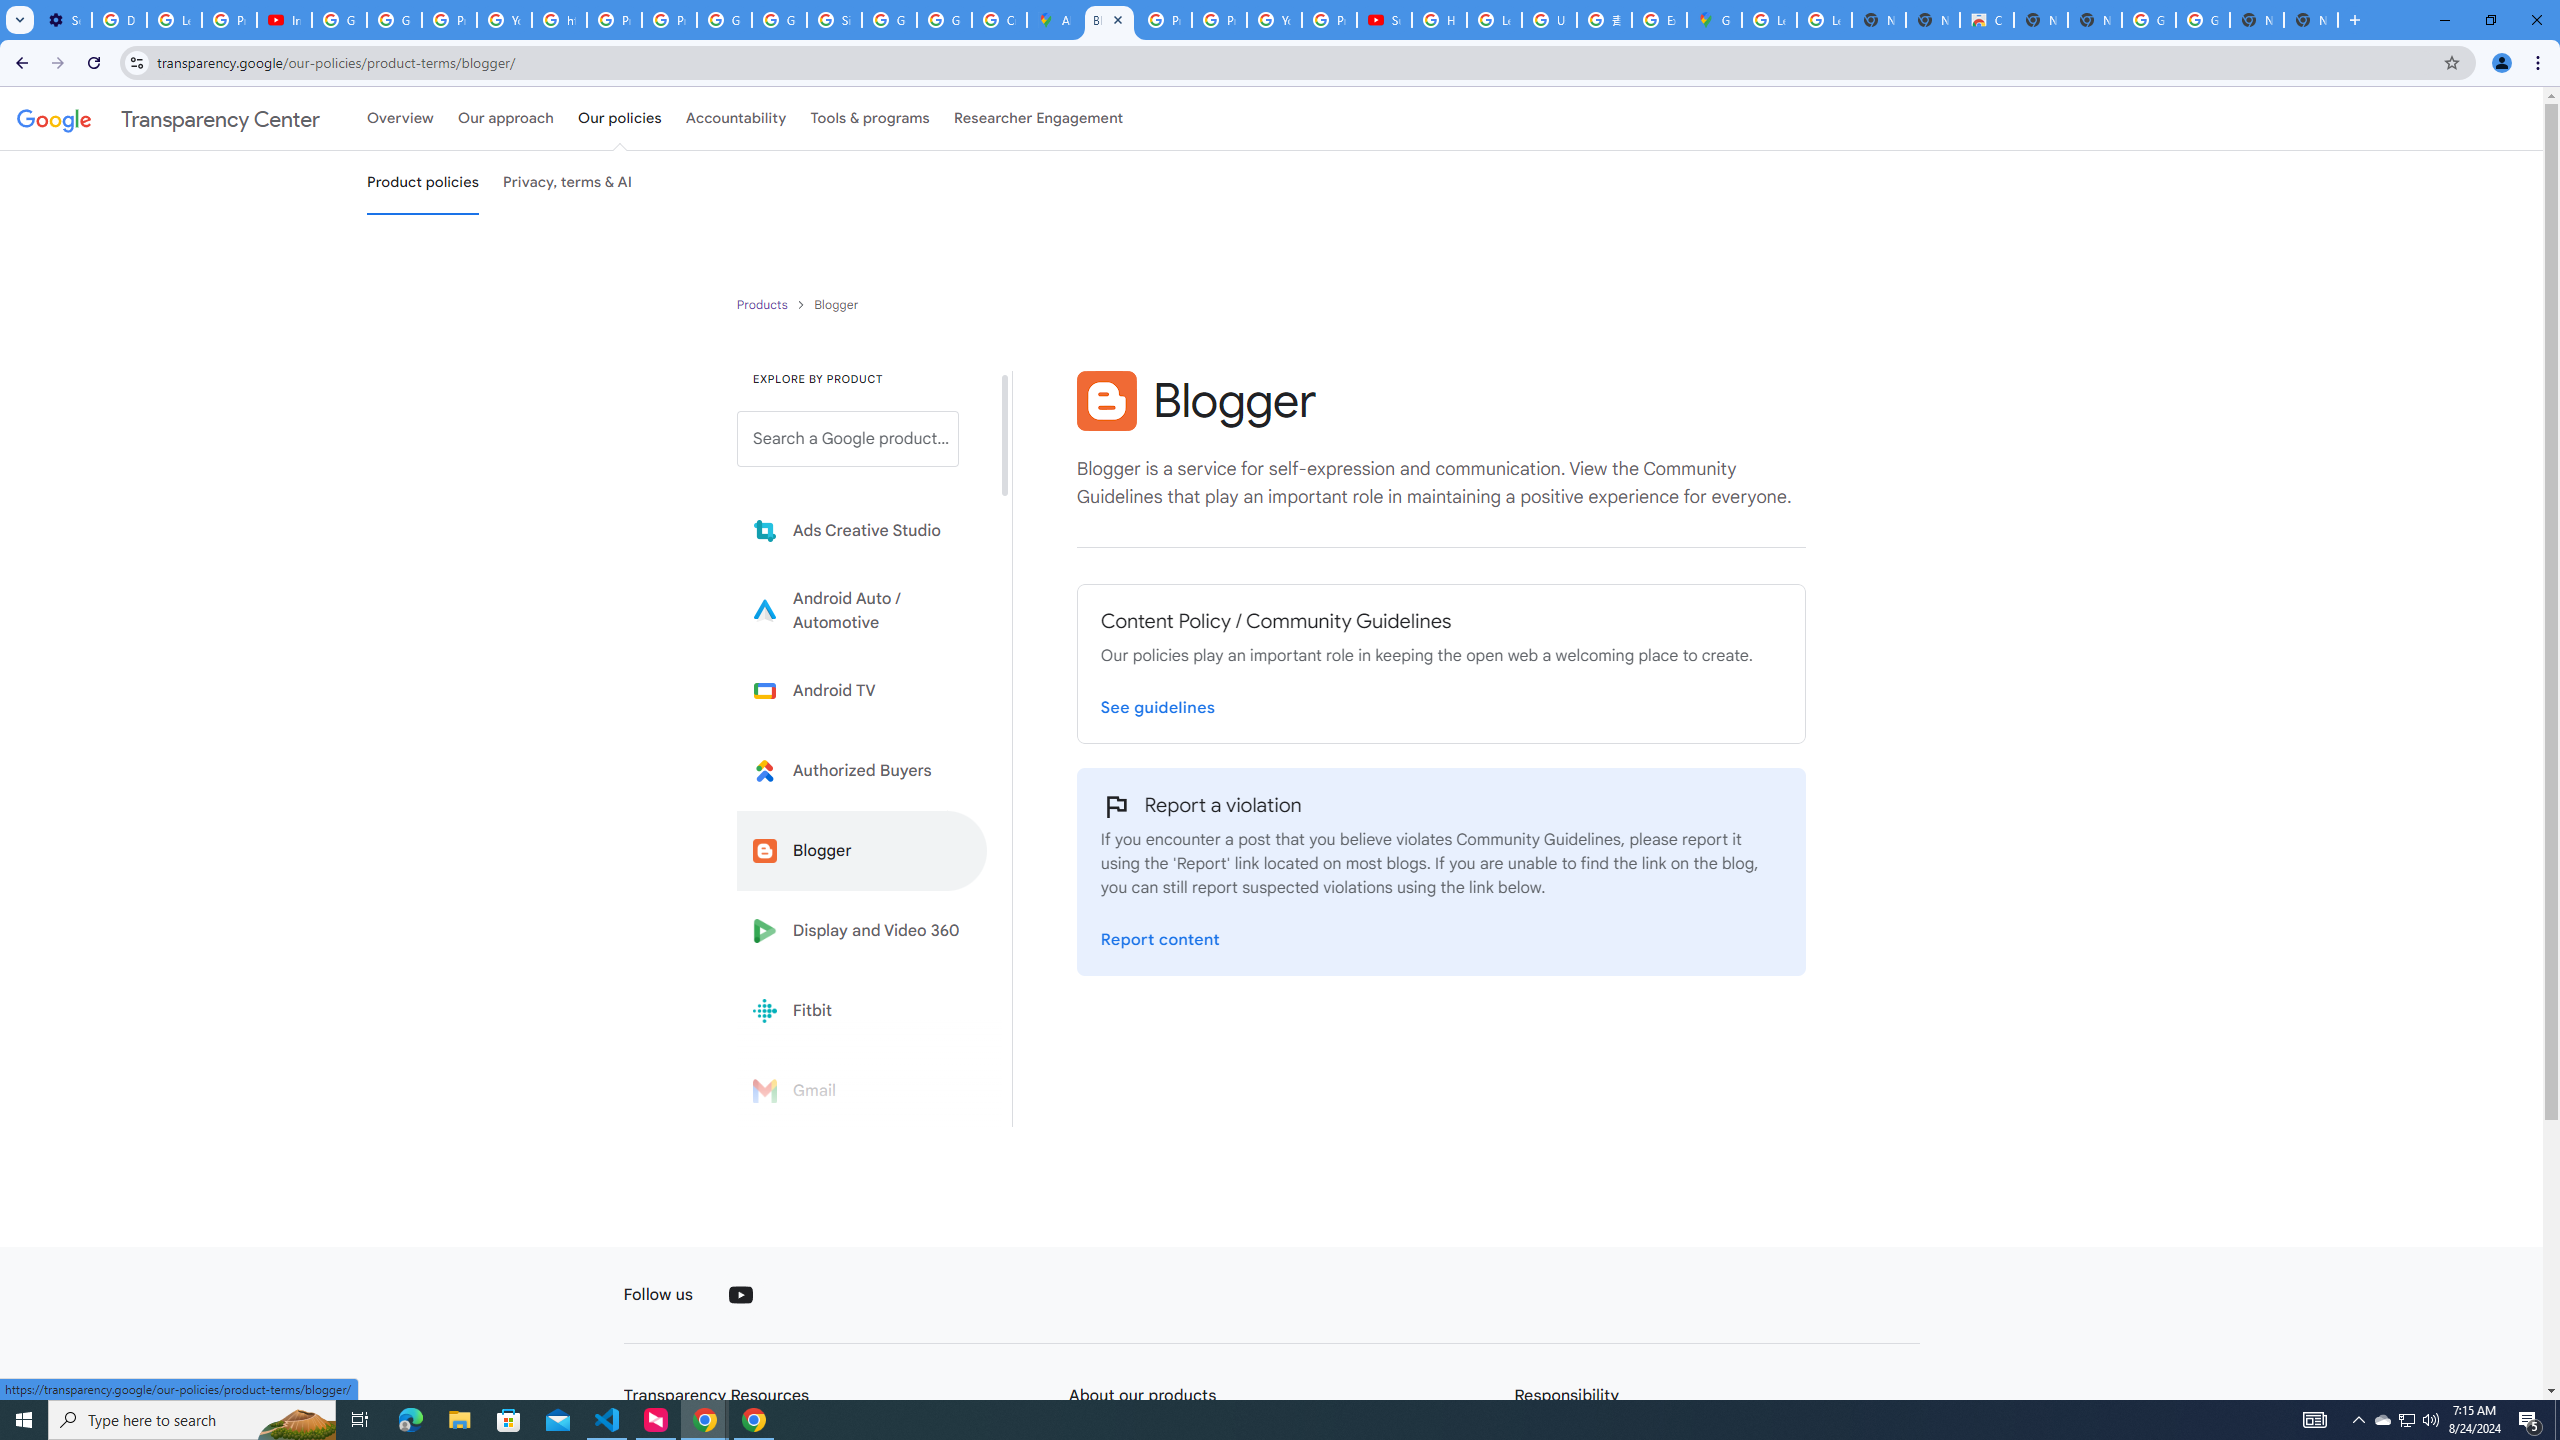 Image resolution: width=2560 pixels, height=1440 pixels. Describe the element at coordinates (1108, 19) in the screenshot. I see `'Blogger Policies and Guidelines - Transparency Center'` at that location.